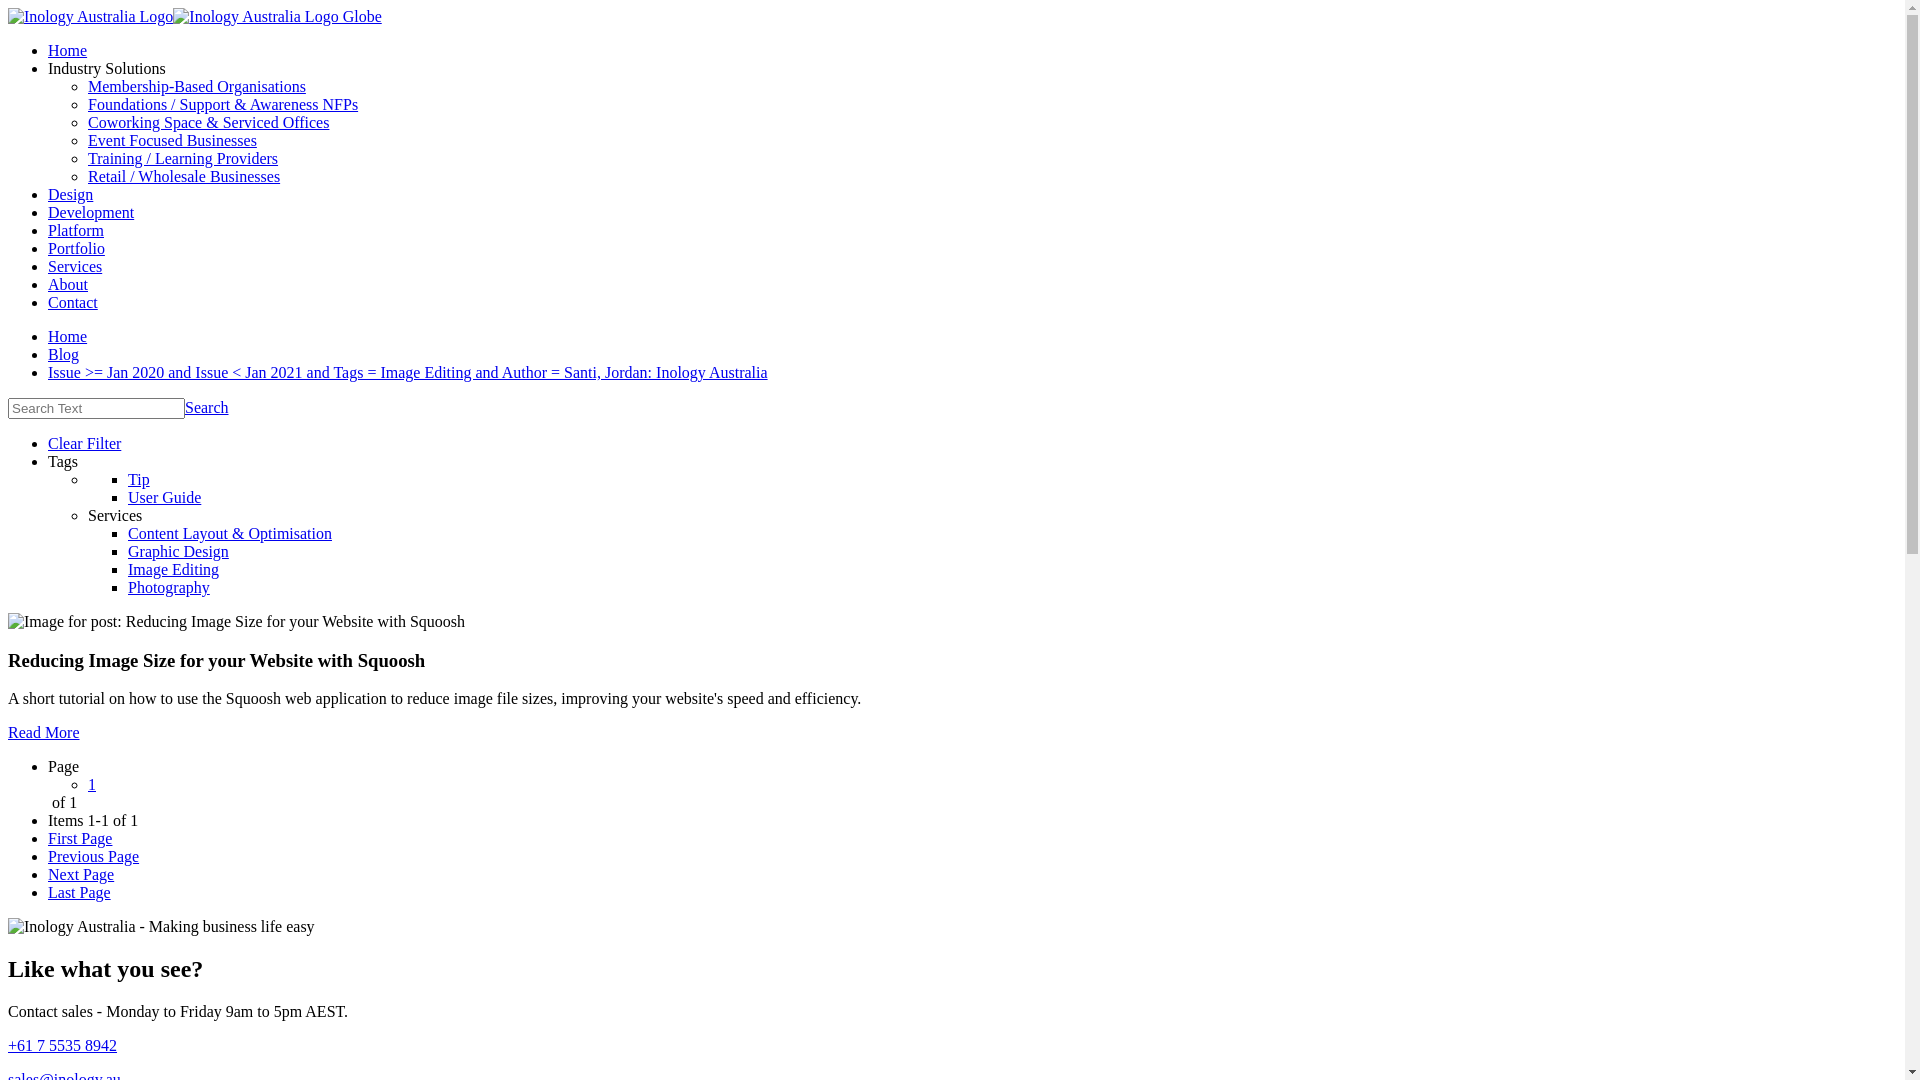 The image size is (1920, 1080). Describe the element at coordinates (8, 732) in the screenshot. I see `'Read More'` at that location.